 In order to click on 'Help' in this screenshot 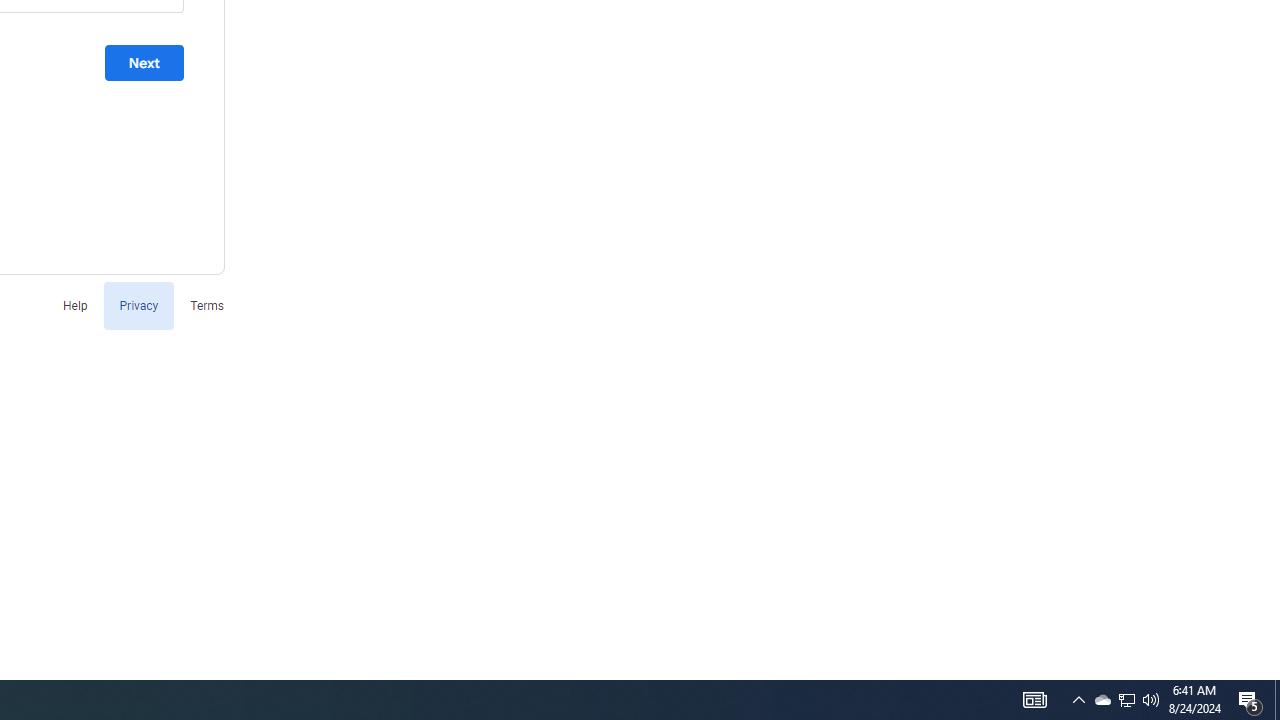, I will do `click(74, 305)`.